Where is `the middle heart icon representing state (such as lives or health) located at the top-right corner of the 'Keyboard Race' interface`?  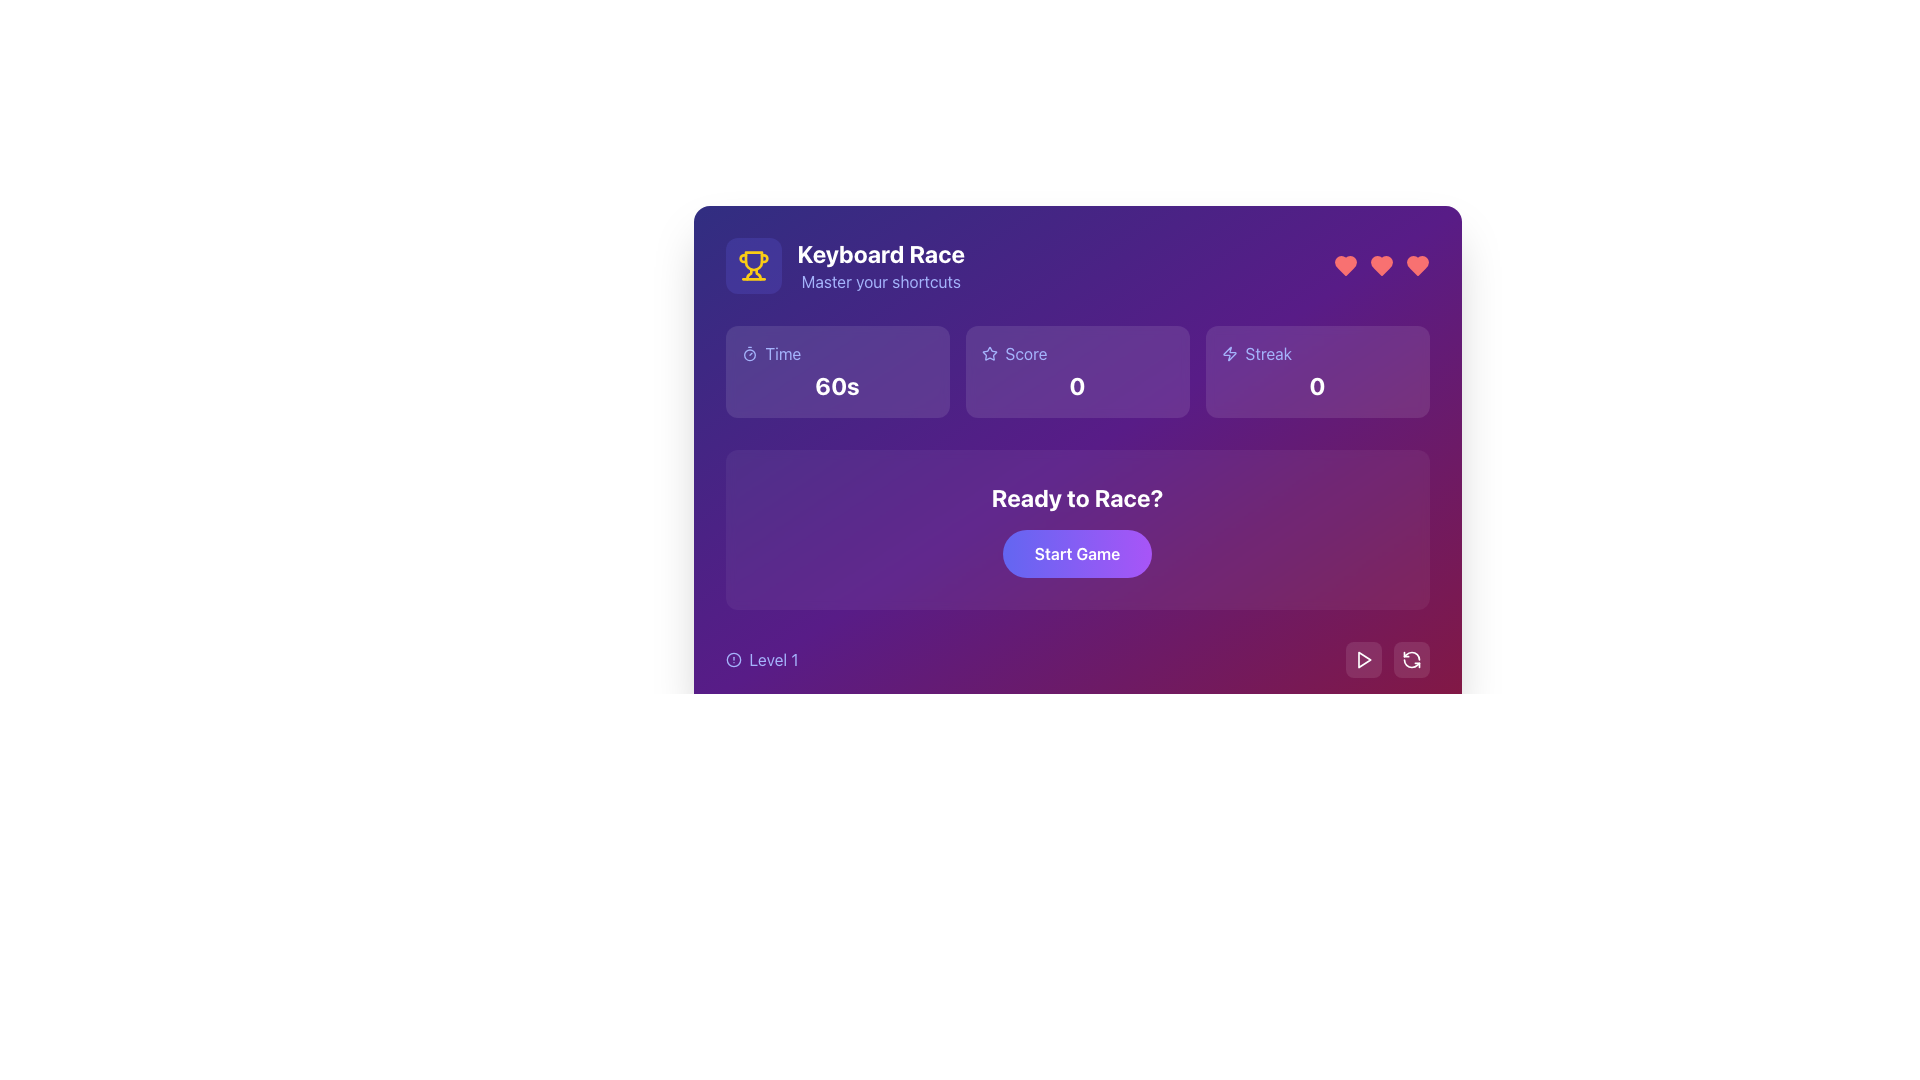
the middle heart icon representing state (such as lives or health) located at the top-right corner of the 'Keyboard Race' interface is located at coordinates (1380, 265).